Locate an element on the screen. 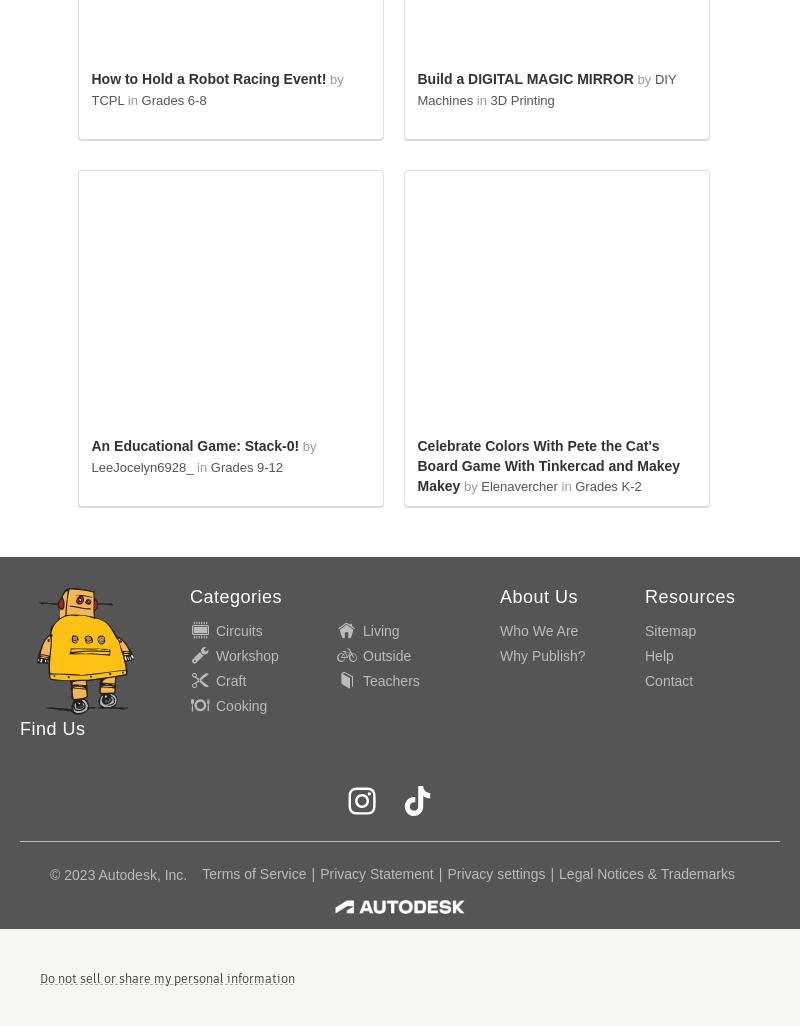 The width and height of the screenshot is (800, 1026). 'Why Publish?' is located at coordinates (542, 654).